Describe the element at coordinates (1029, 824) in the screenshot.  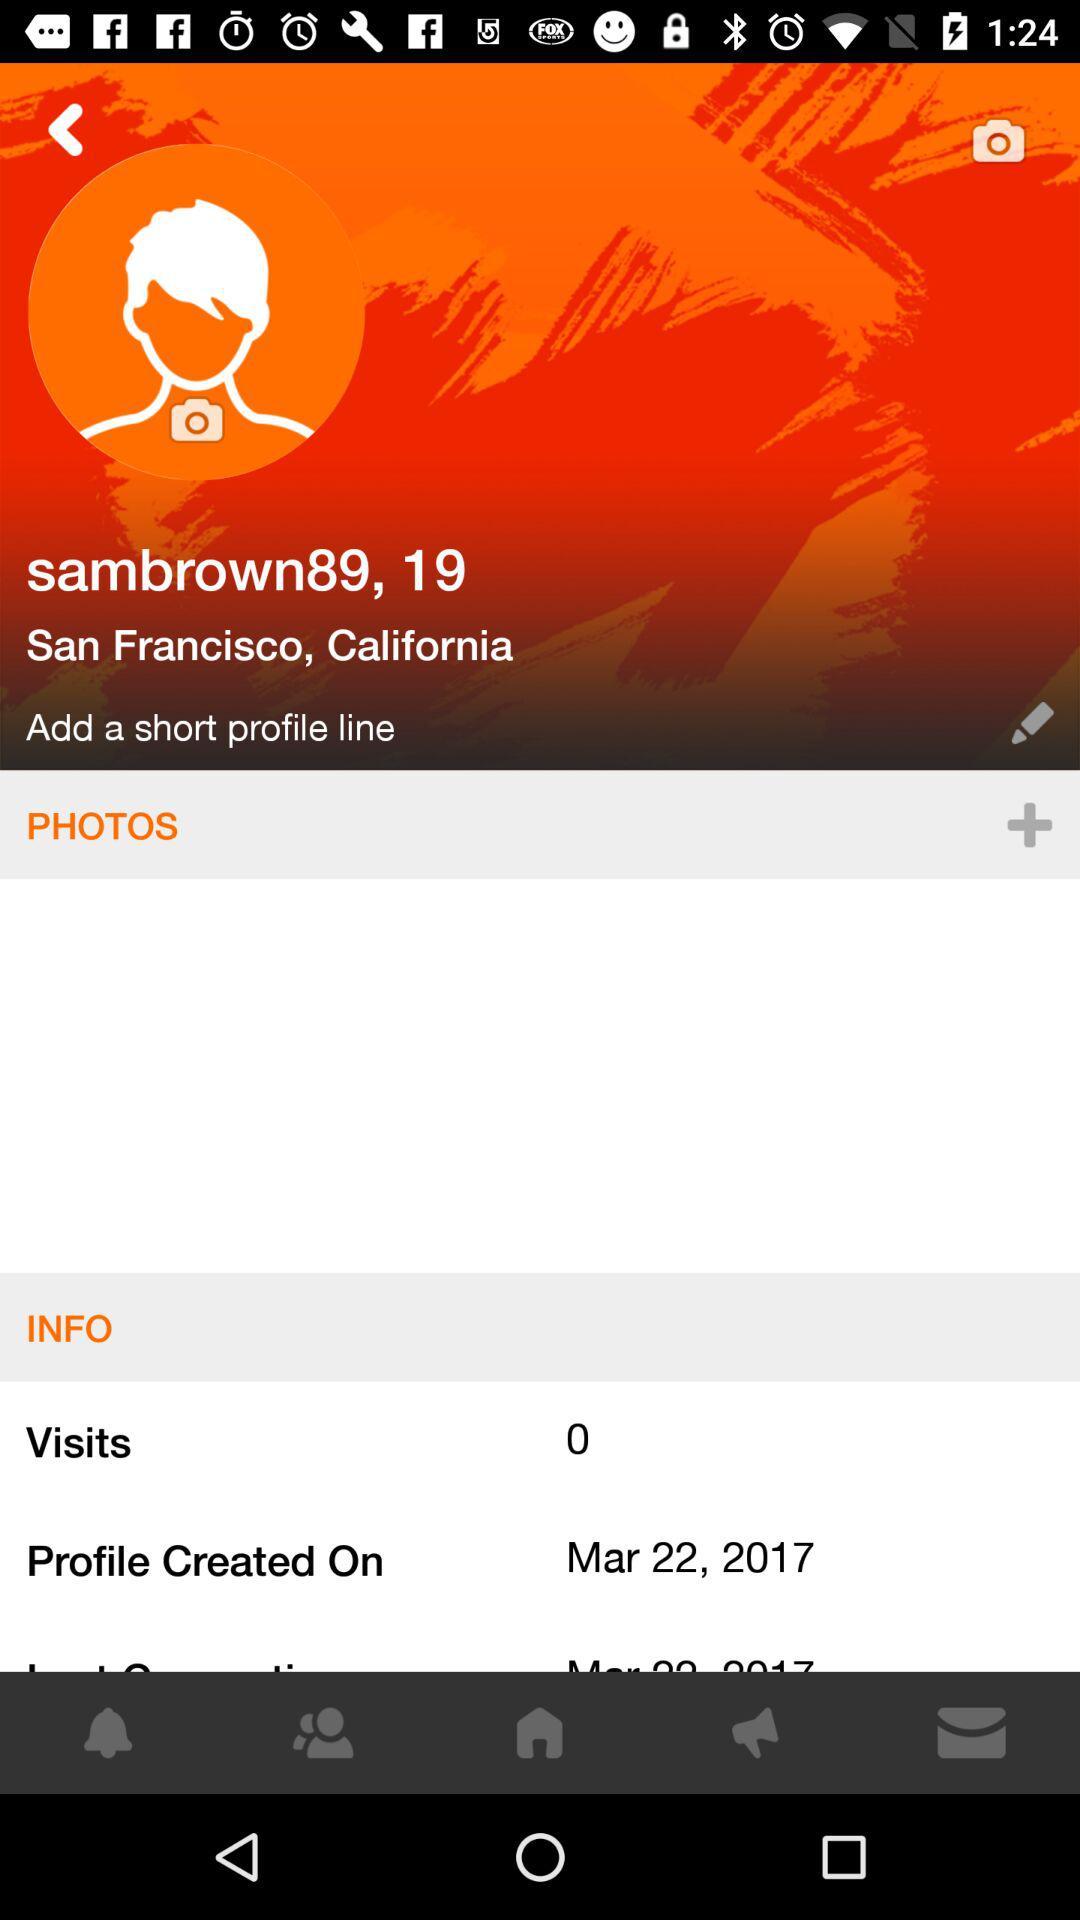
I see `icon next to photos` at that location.